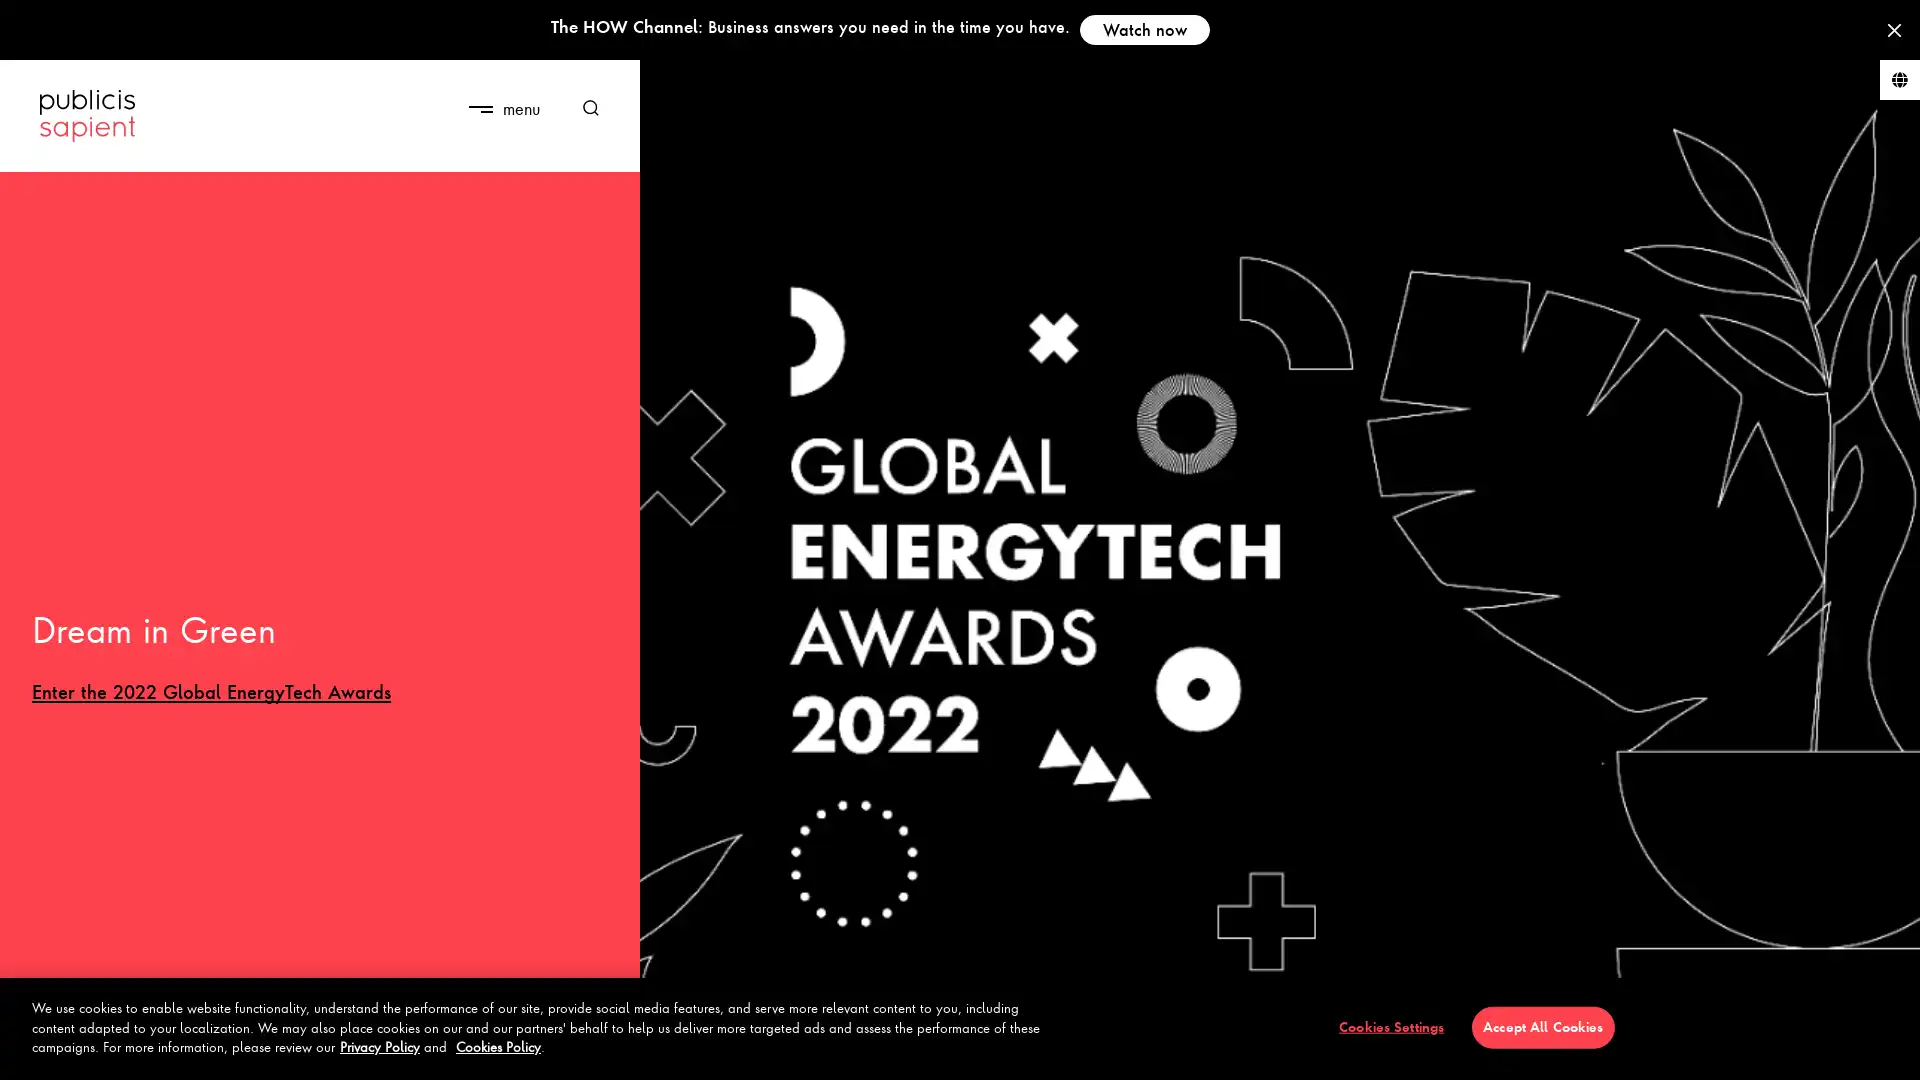  What do you see at coordinates (1893, 30) in the screenshot?
I see `Close notification` at bounding box center [1893, 30].